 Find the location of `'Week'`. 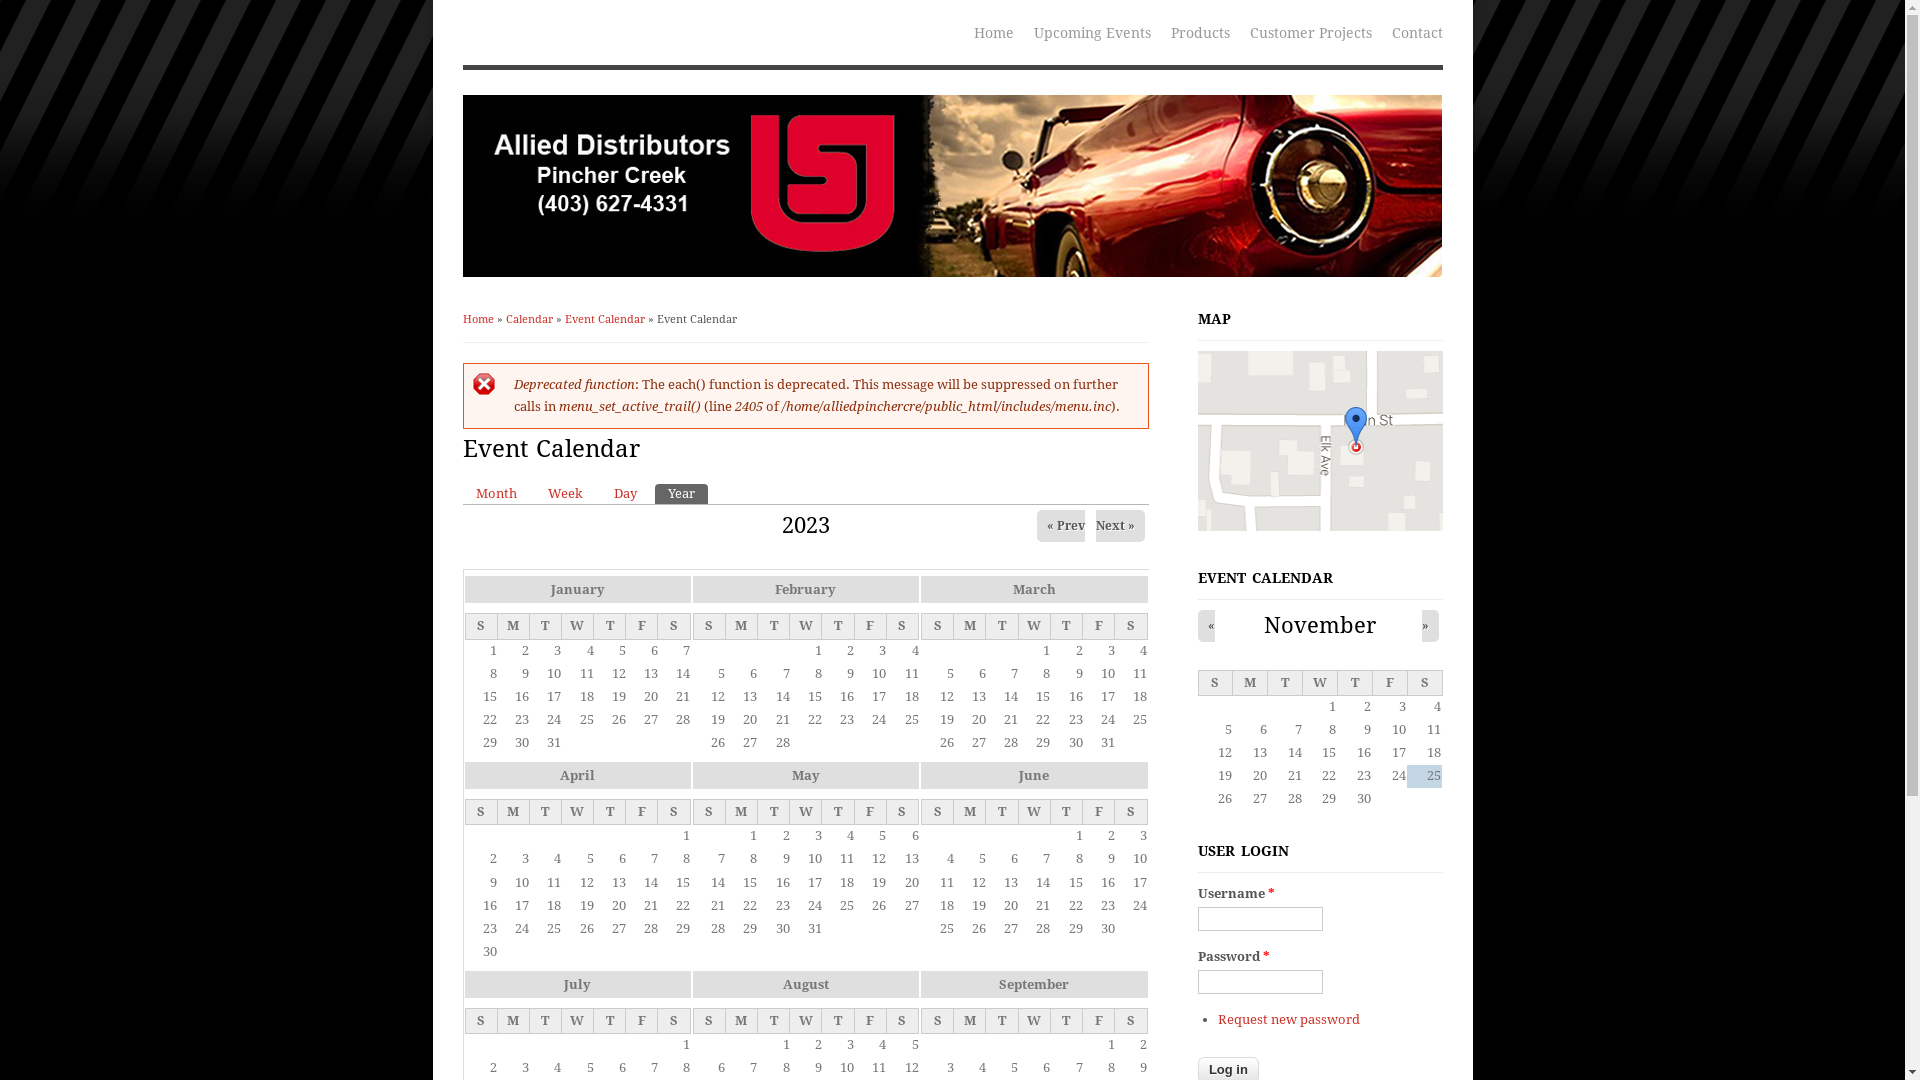

'Week' is located at coordinates (563, 493).